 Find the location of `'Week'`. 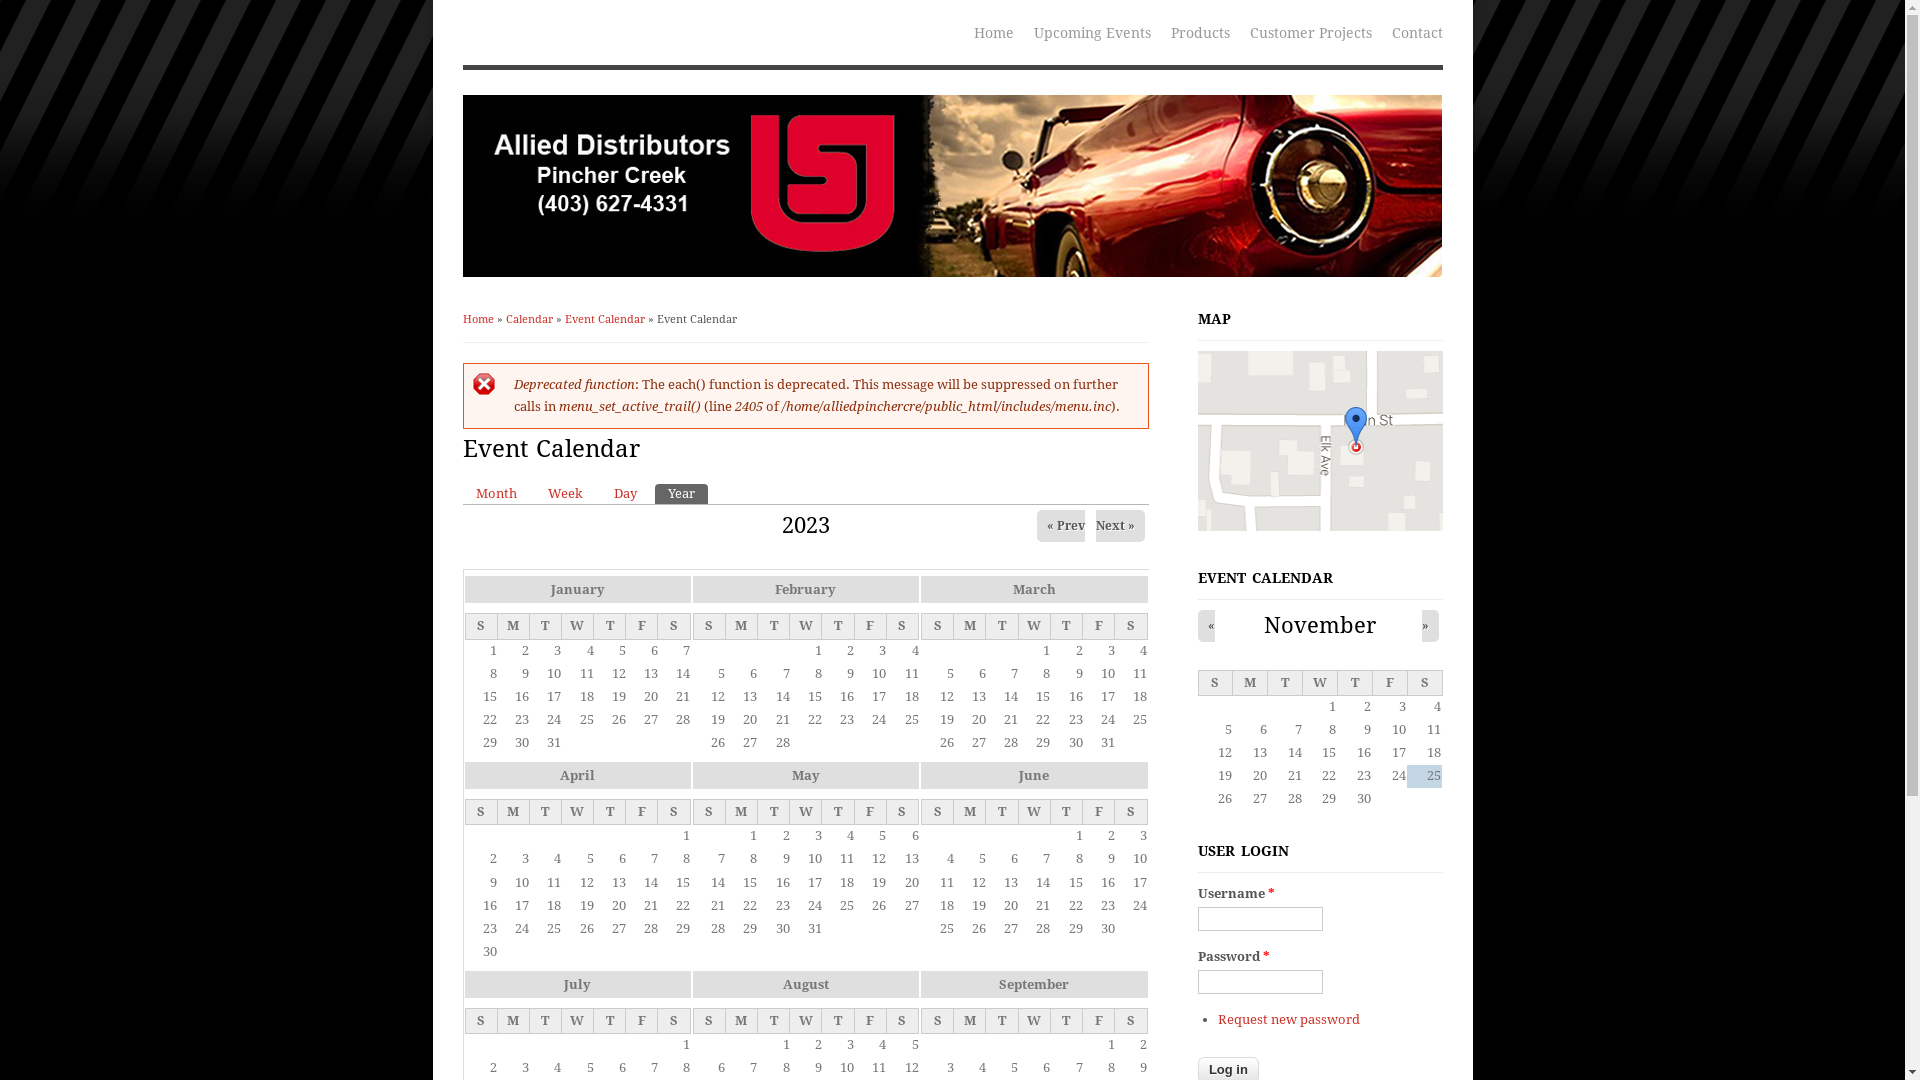

'Week' is located at coordinates (563, 493).